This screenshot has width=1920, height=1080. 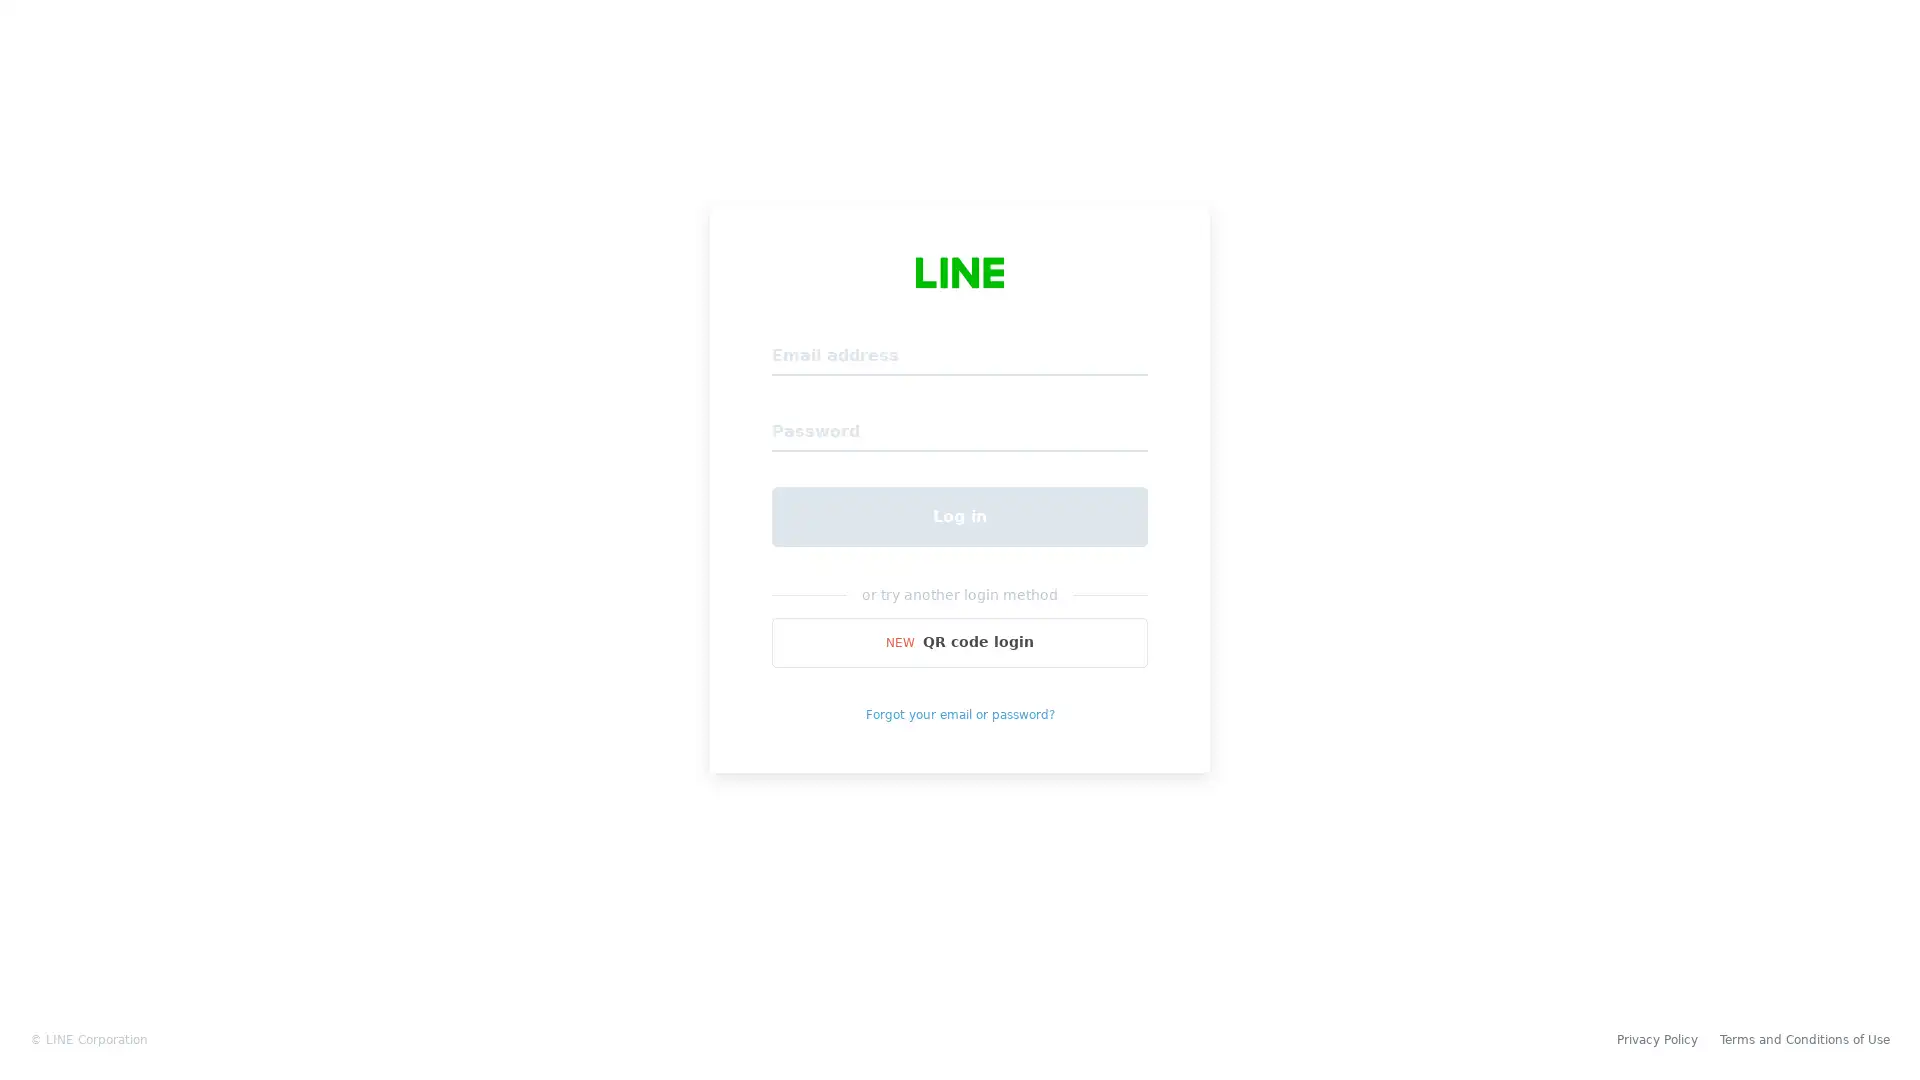 What do you see at coordinates (960, 713) in the screenshot?
I see `Forgot your email or password?` at bounding box center [960, 713].